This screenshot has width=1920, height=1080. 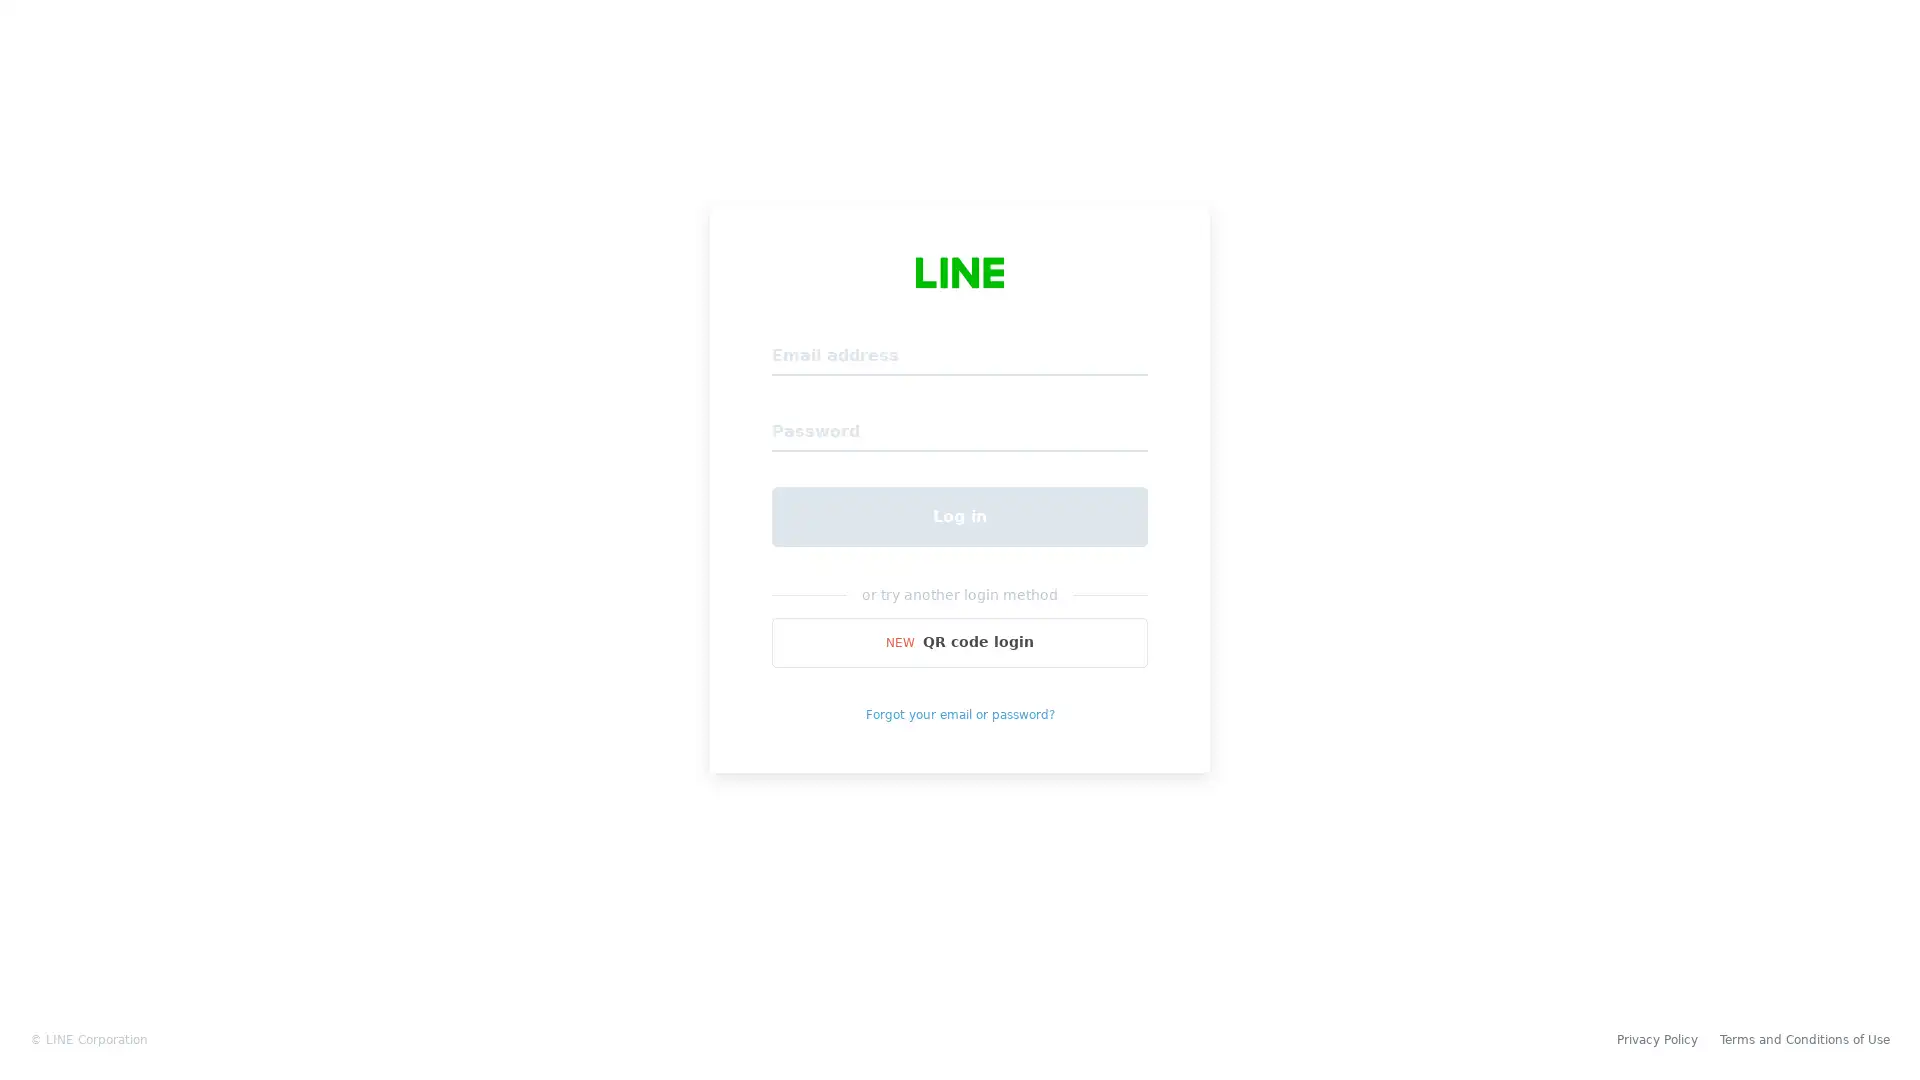 What do you see at coordinates (960, 713) in the screenshot?
I see `Forgot your email or password?` at bounding box center [960, 713].